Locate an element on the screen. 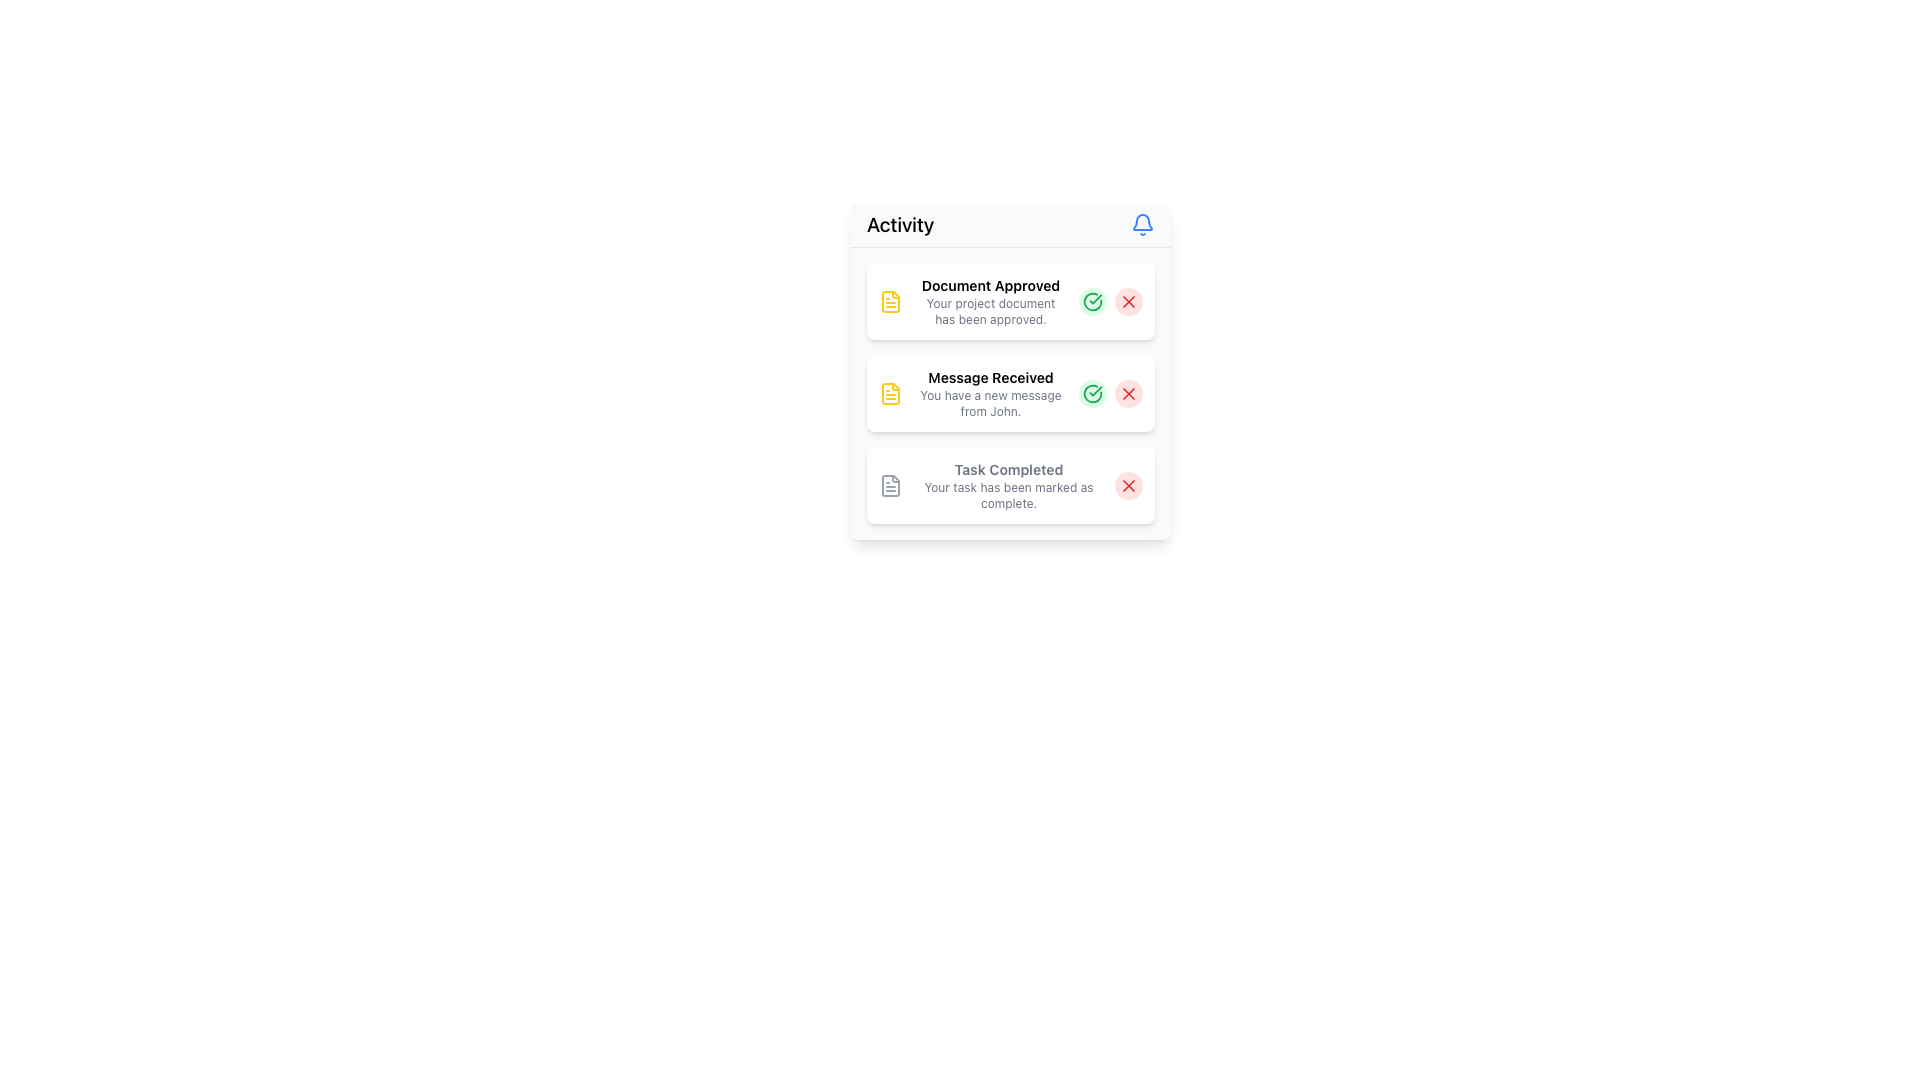  text label indicating that a document has been approved, located towards the top left of the activity panel above the subtext 'Your project document has been approved.' is located at coordinates (990, 285).